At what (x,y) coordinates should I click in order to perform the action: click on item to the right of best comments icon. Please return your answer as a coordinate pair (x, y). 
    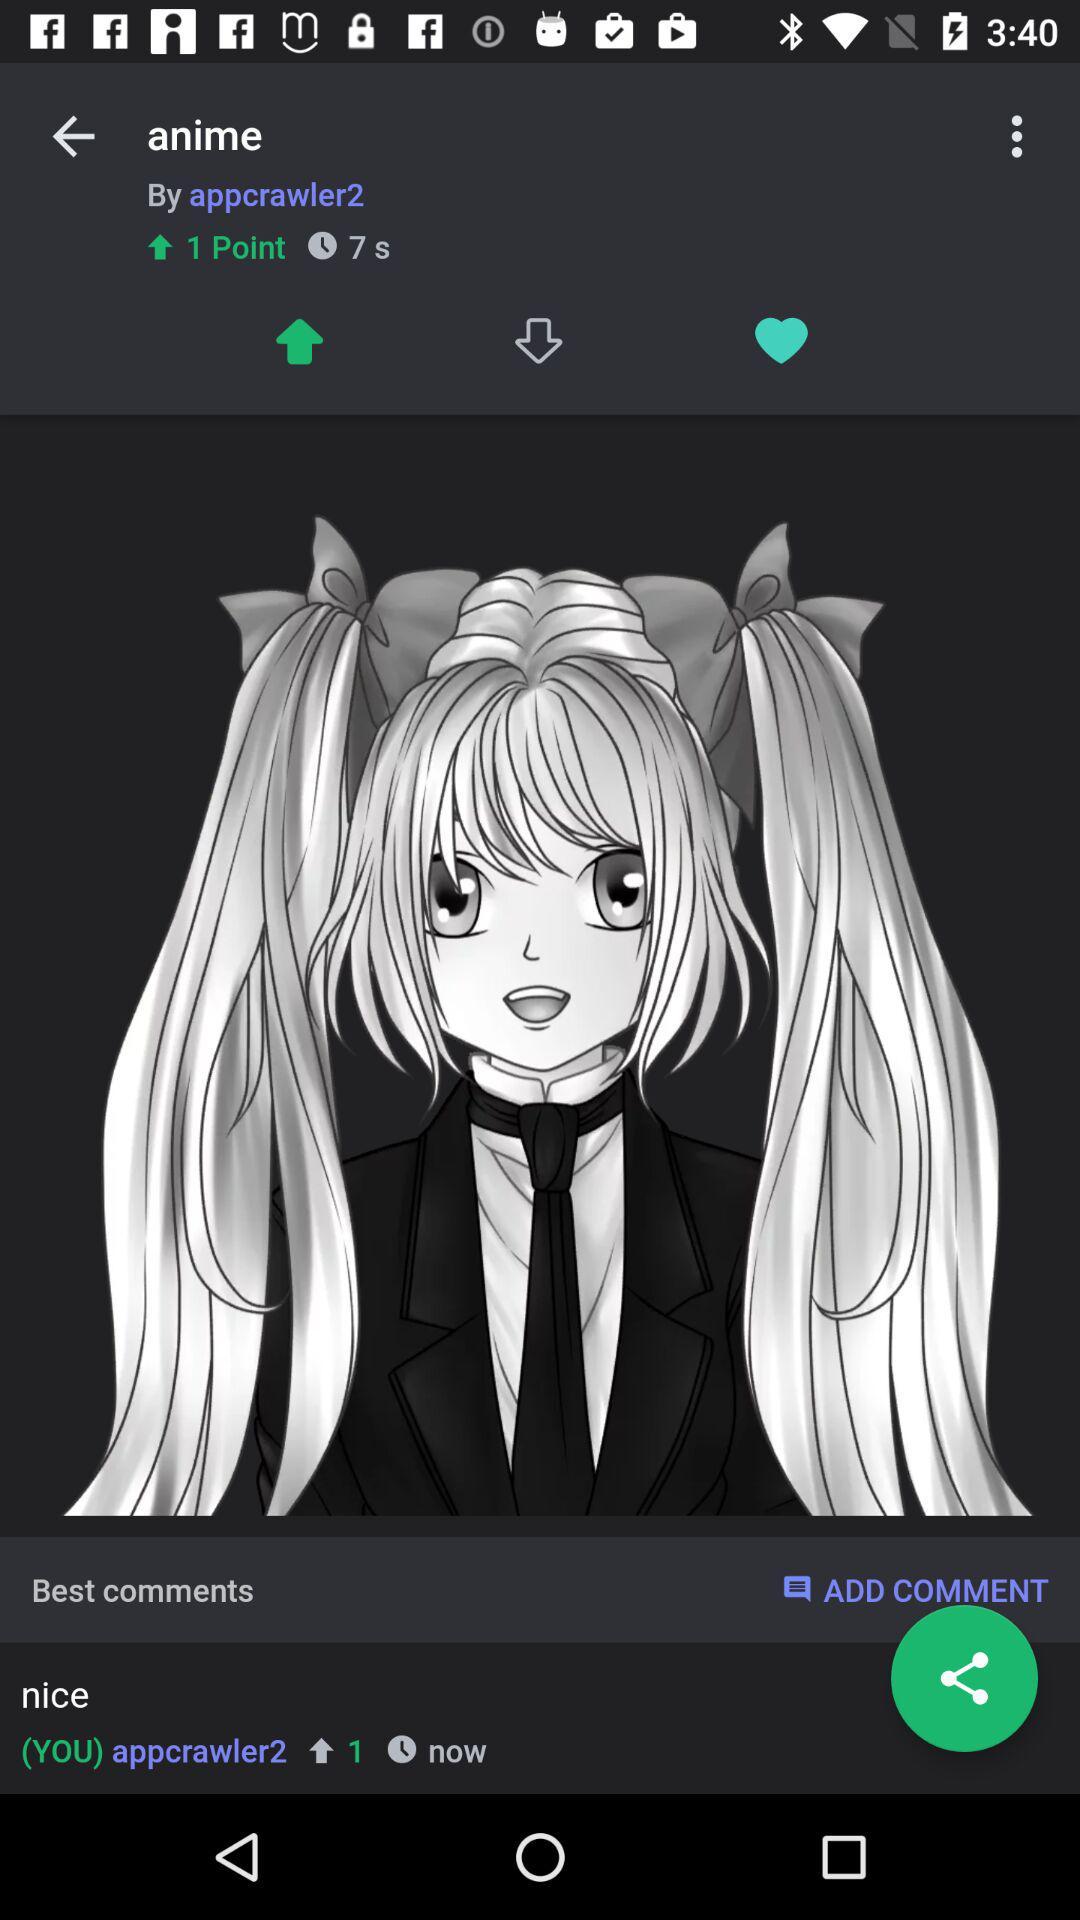
    Looking at the image, I should click on (914, 1588).